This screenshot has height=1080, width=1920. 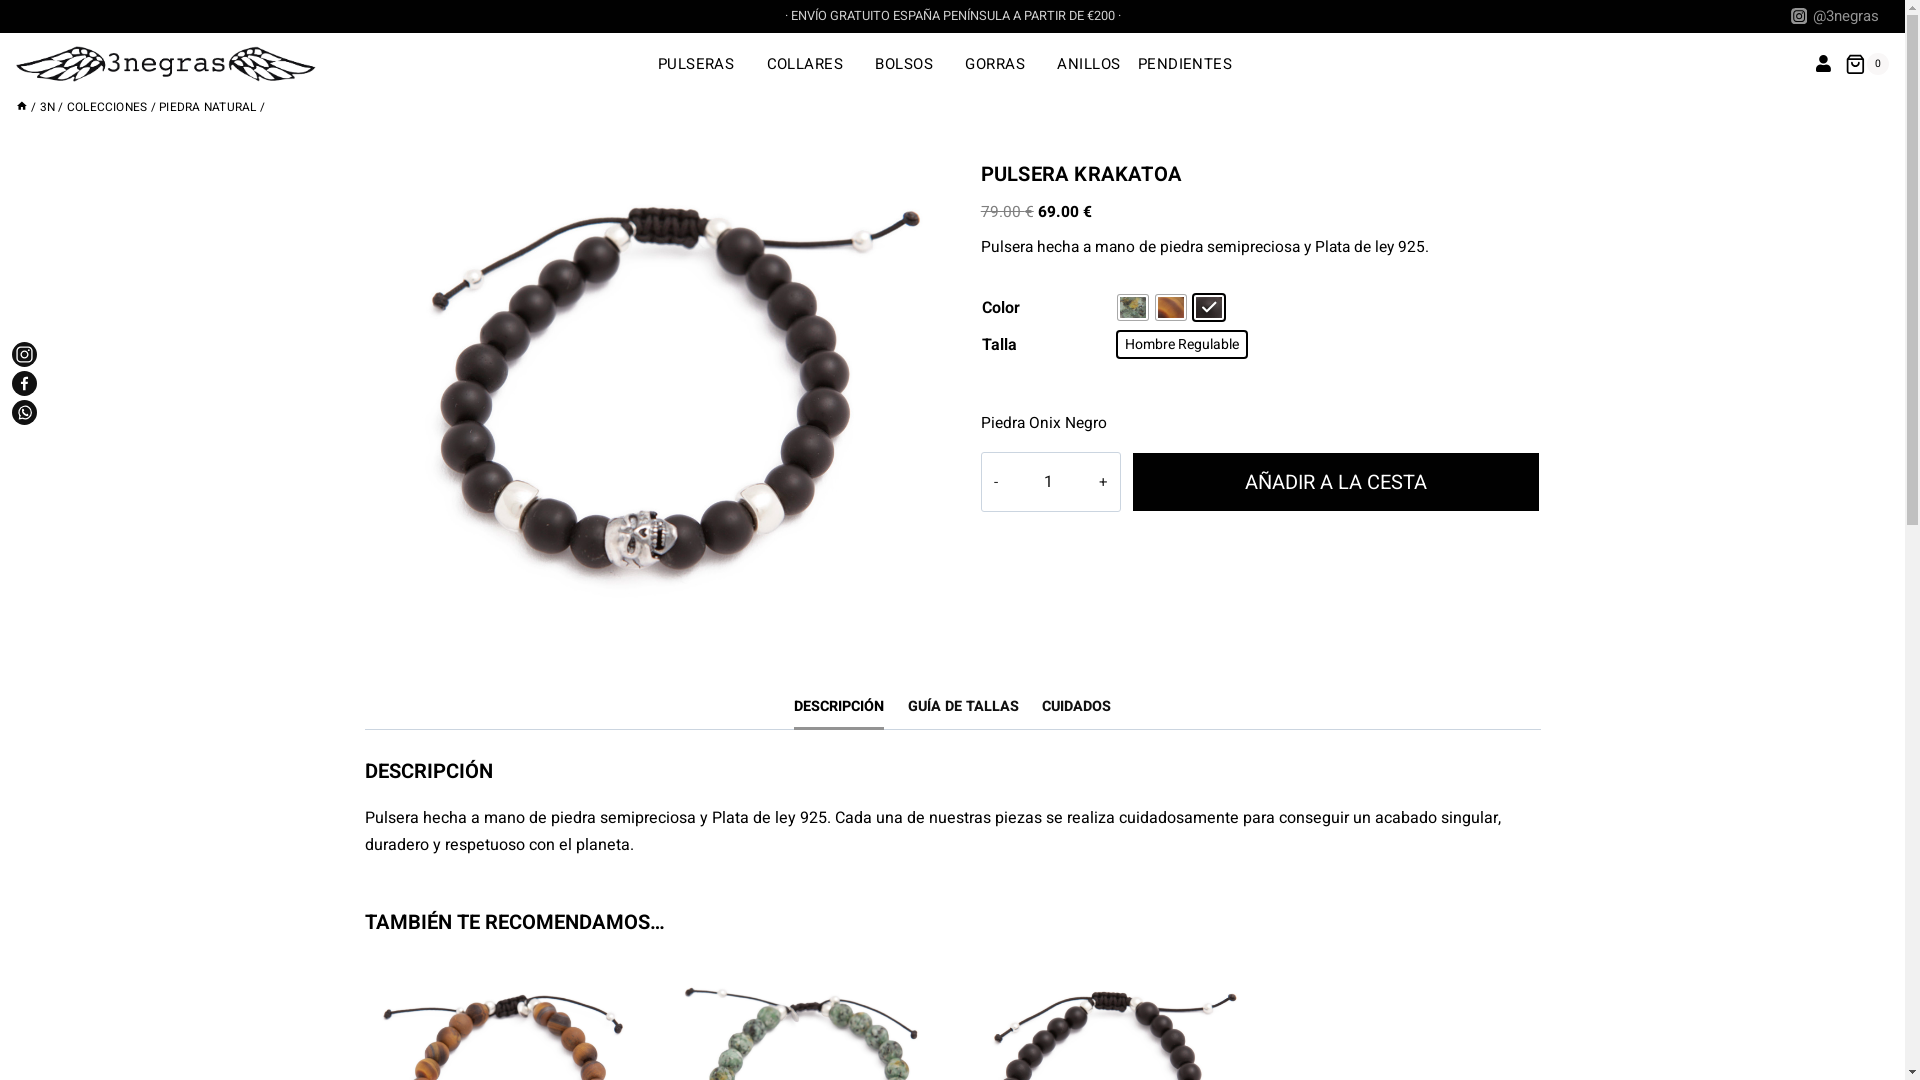 What do you see at coordinates (157, 107) in the screenshot?
I see `'PIEDRA NATURAL'` at bounding box center [157, 107].